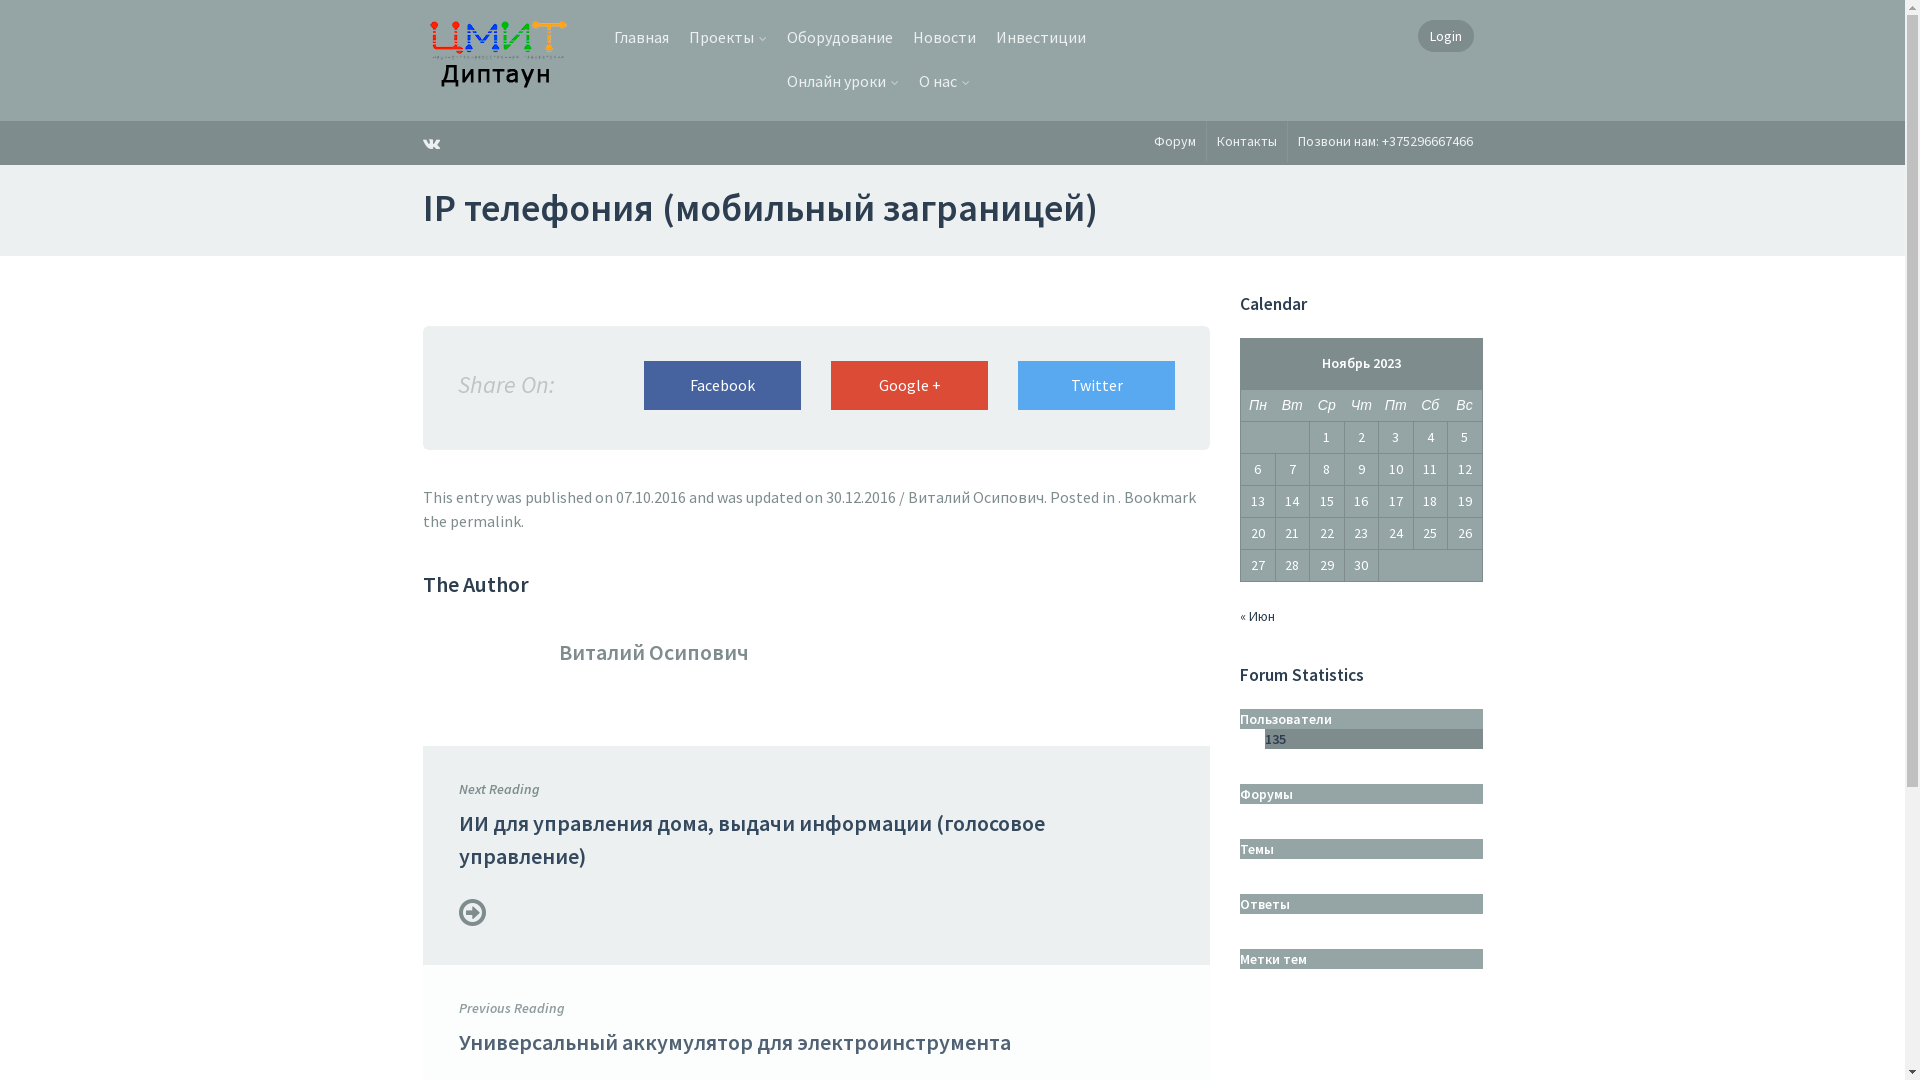  Describe the element at coordinates (1445, 35) in the screenshot. I see `'Login'` at that location.